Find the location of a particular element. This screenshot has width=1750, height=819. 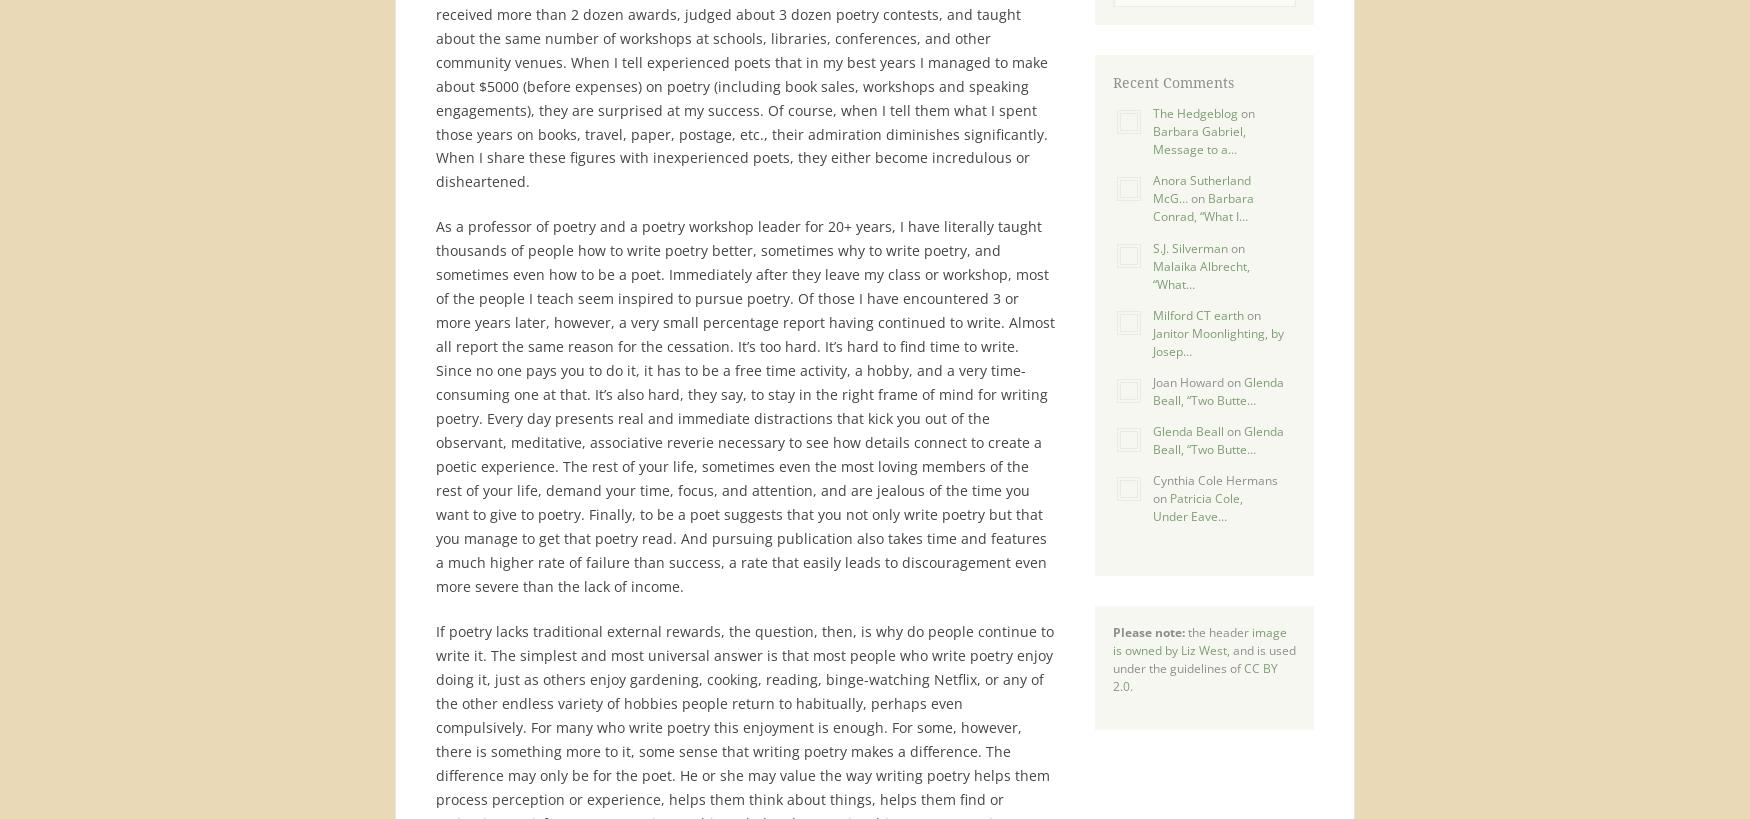

'S.J. Silverman' is located at coordinates (1190, 246).